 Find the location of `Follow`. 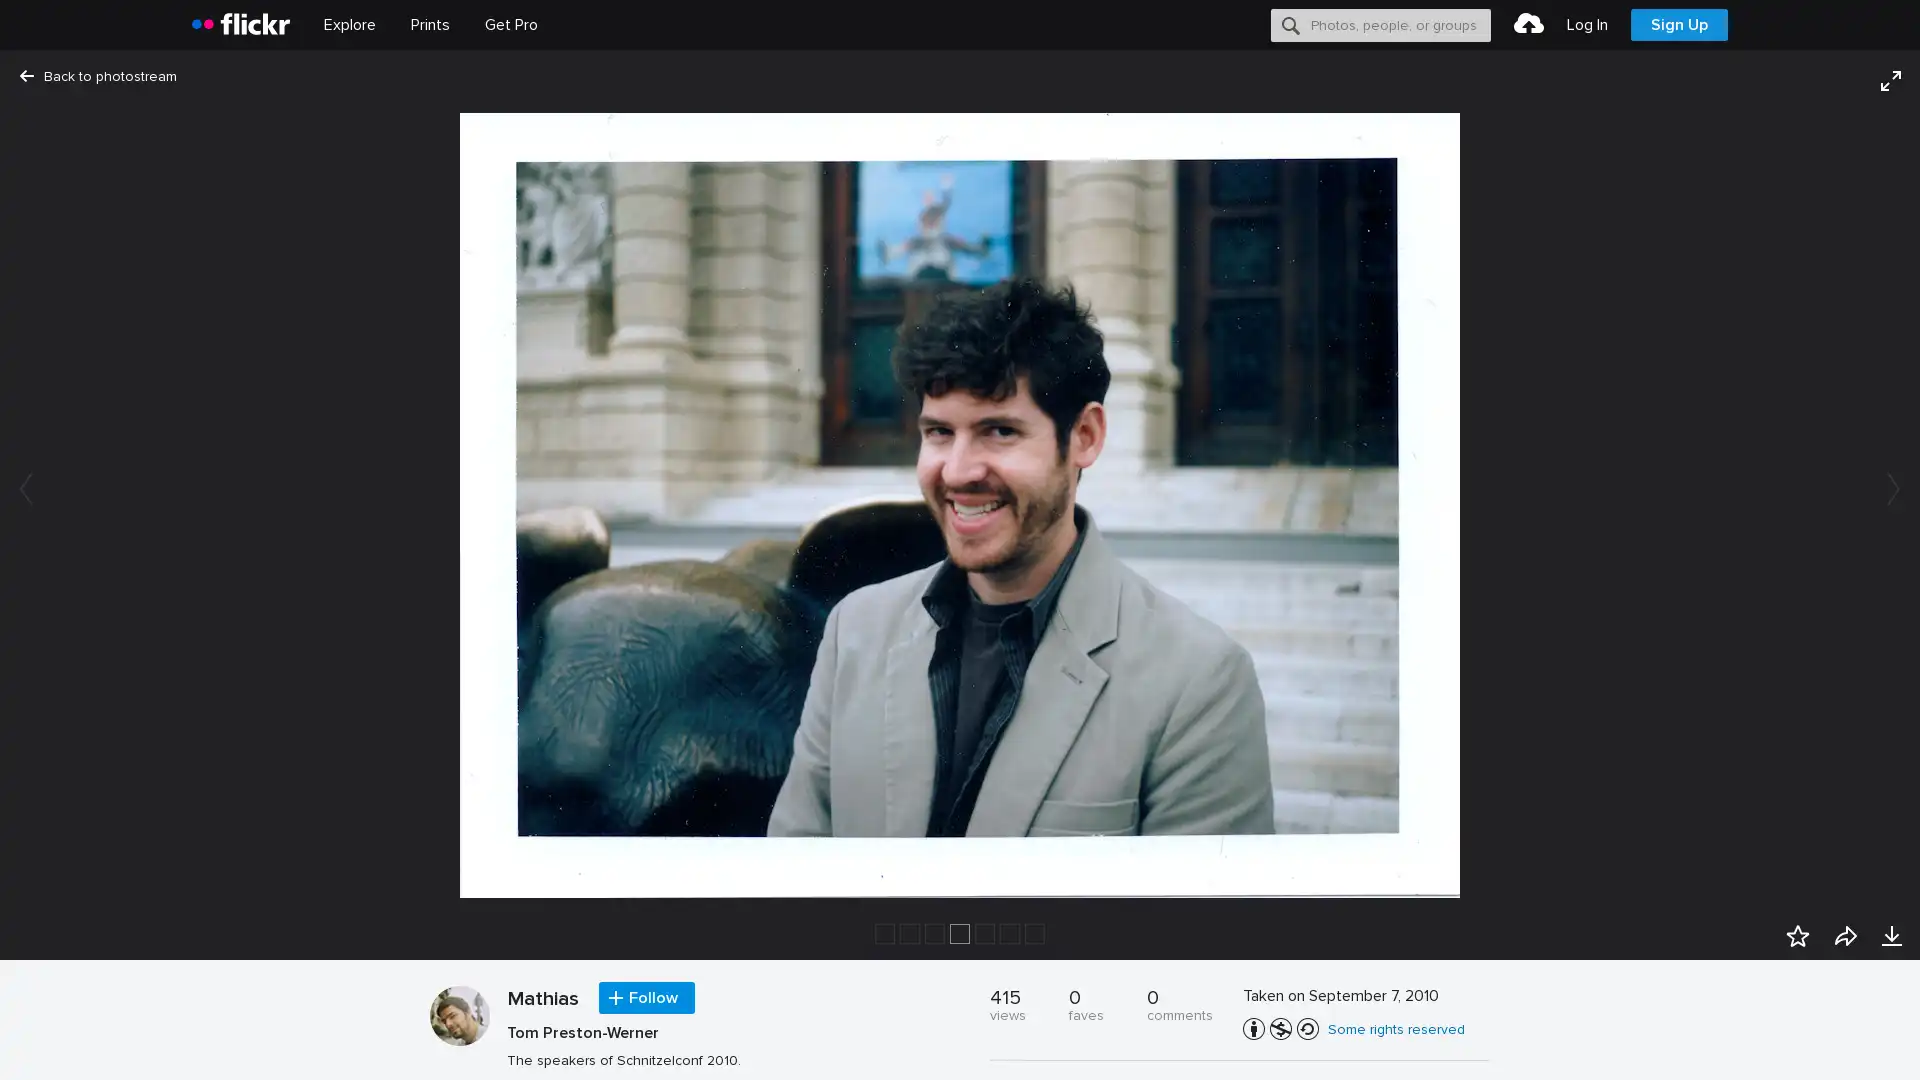

Follow is located at coordinates (647, 998).